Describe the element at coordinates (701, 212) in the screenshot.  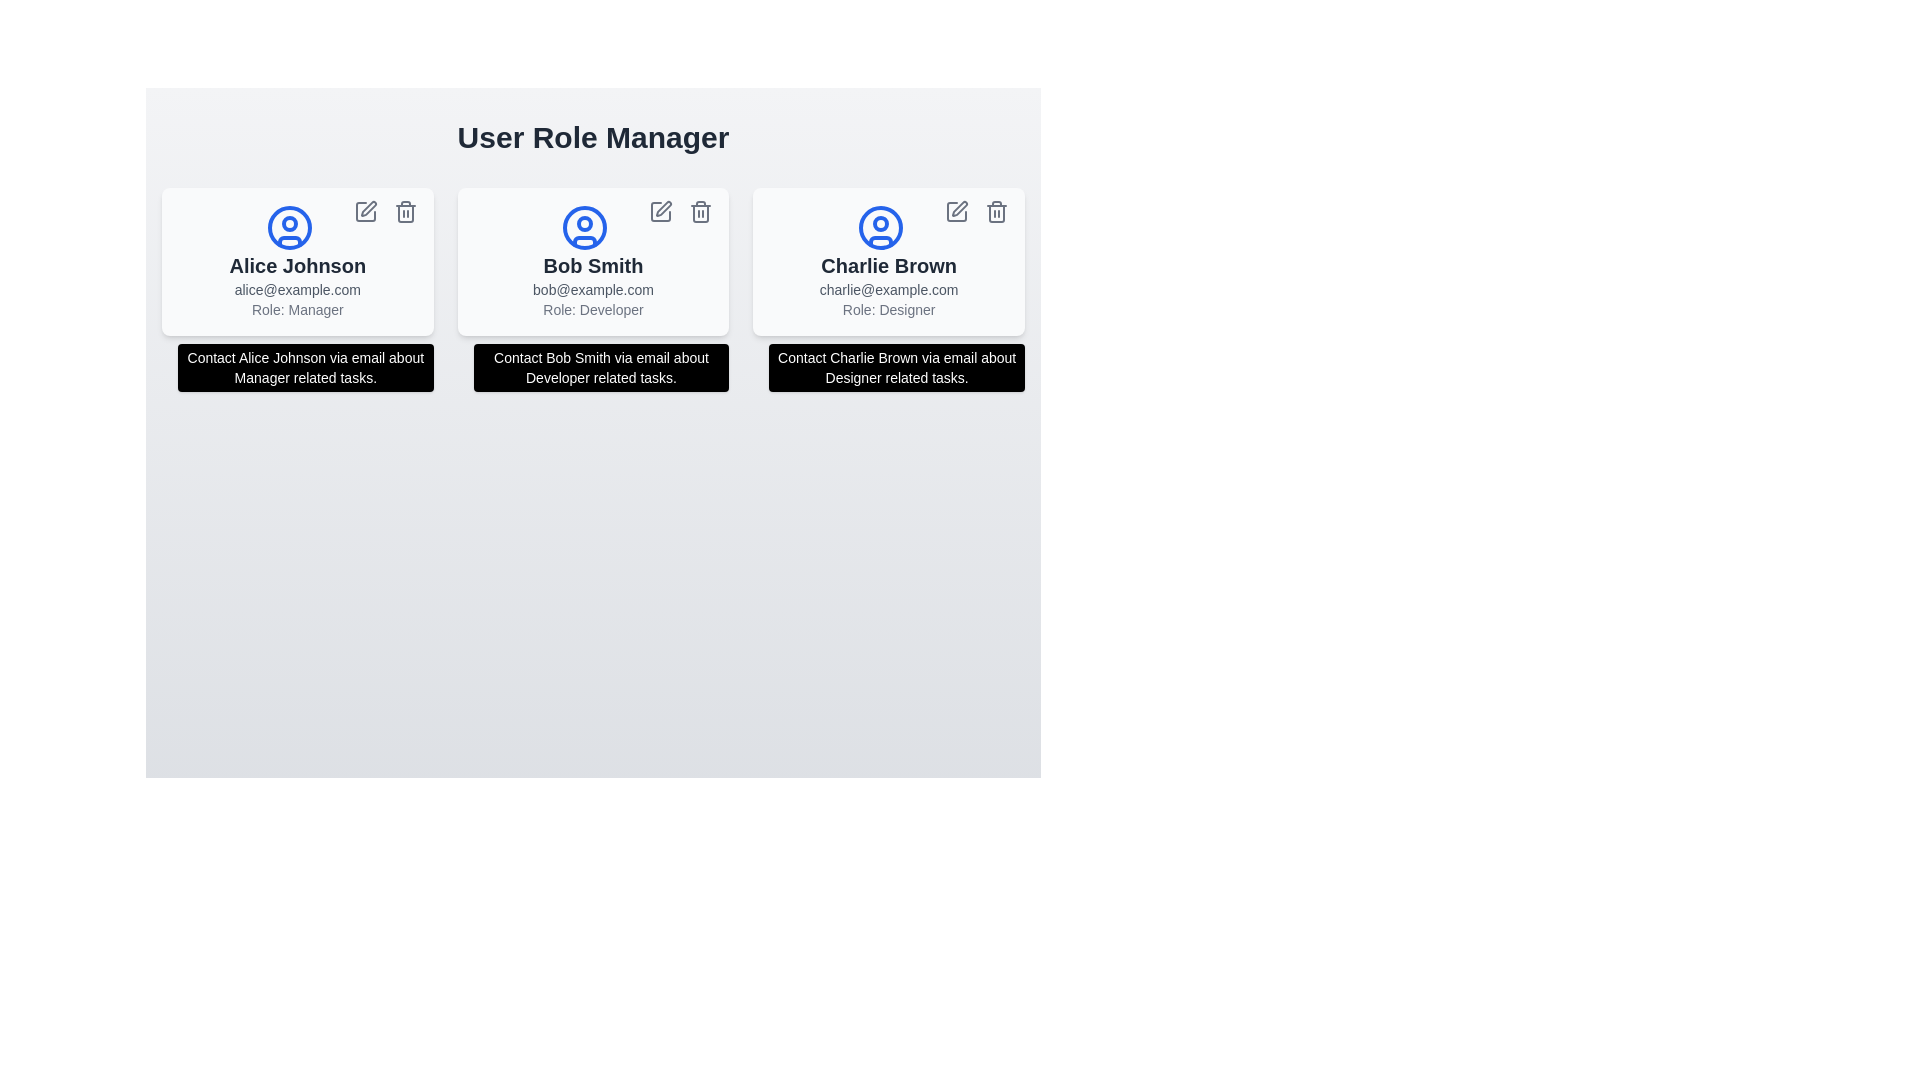
I see `the delete icon in the top-right corner of the 'Bob Smith' card to initiate the delete action` at that location.